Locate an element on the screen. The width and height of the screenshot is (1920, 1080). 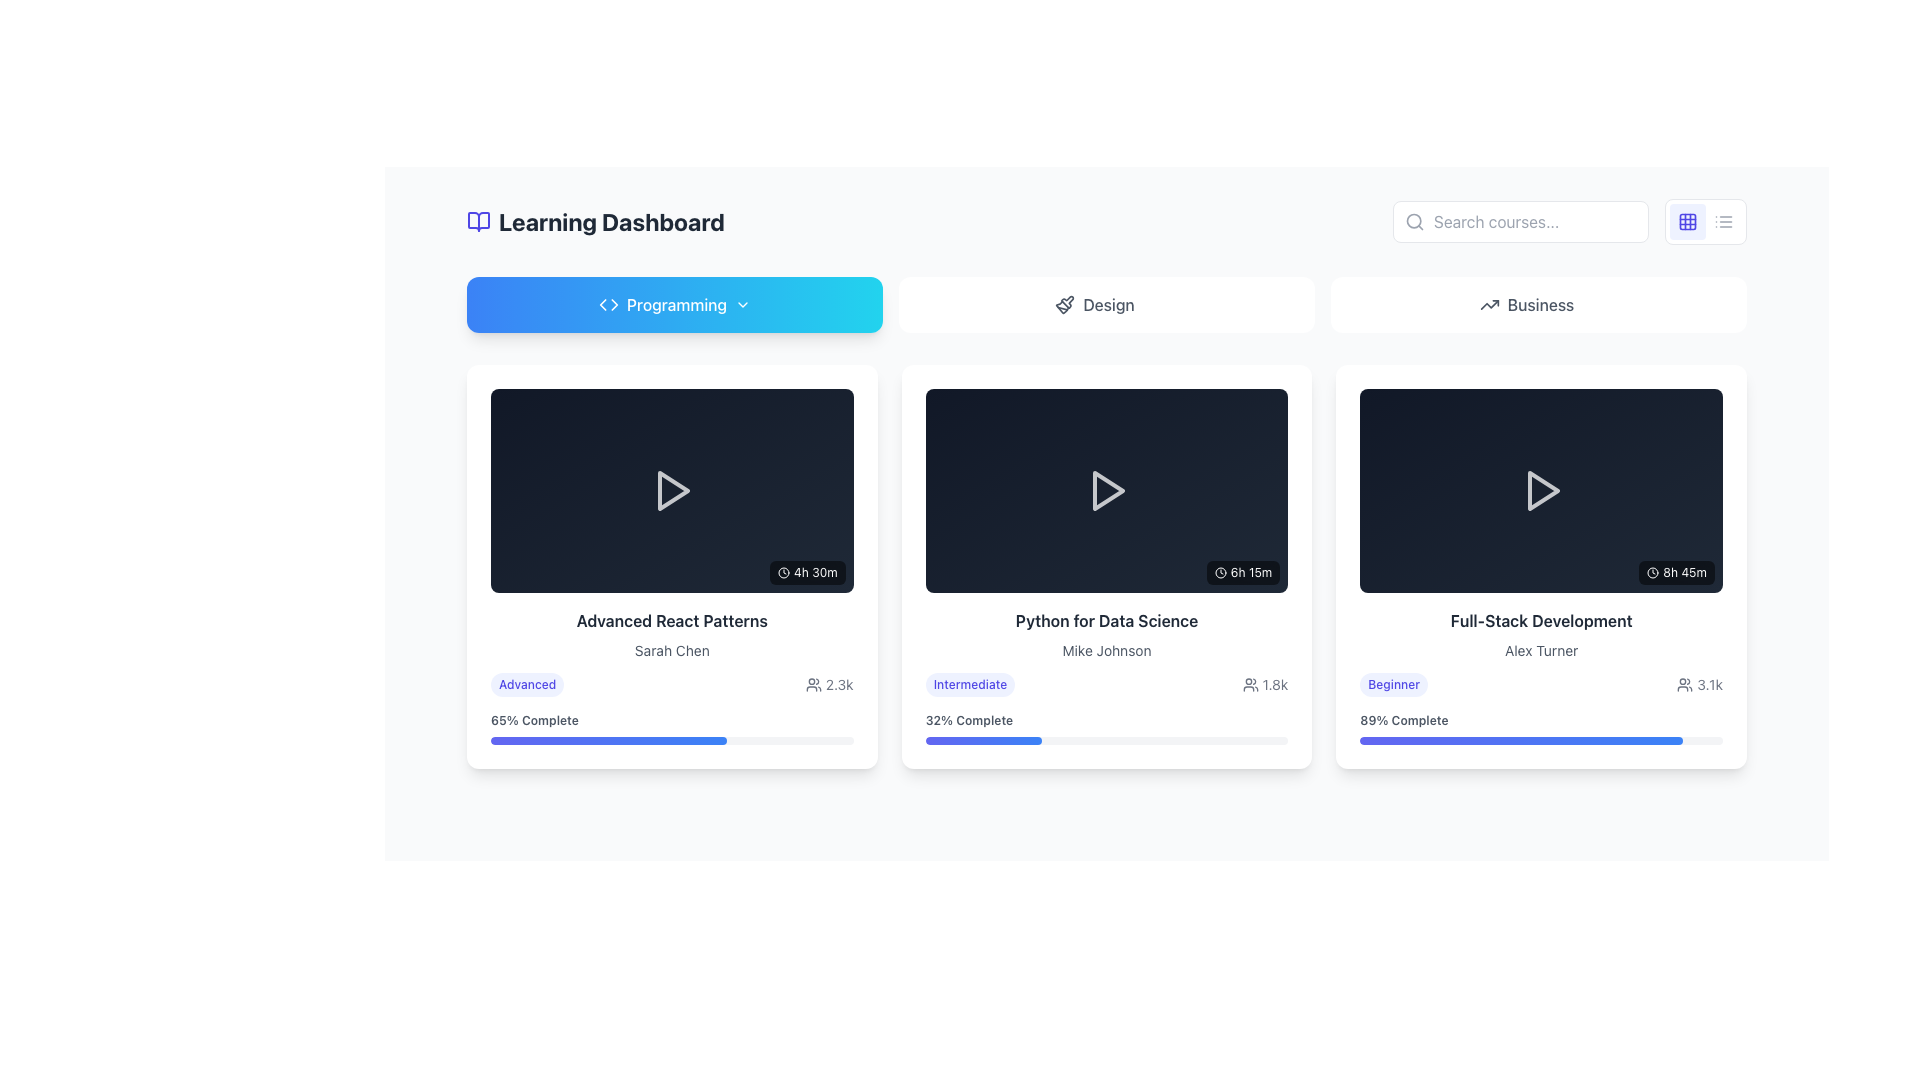
the participant/viewer icon located to the left of the numeric text '2.3k' in the lower section of the 'Advanced React Patterns' course card is located at coordinates (813, 683).